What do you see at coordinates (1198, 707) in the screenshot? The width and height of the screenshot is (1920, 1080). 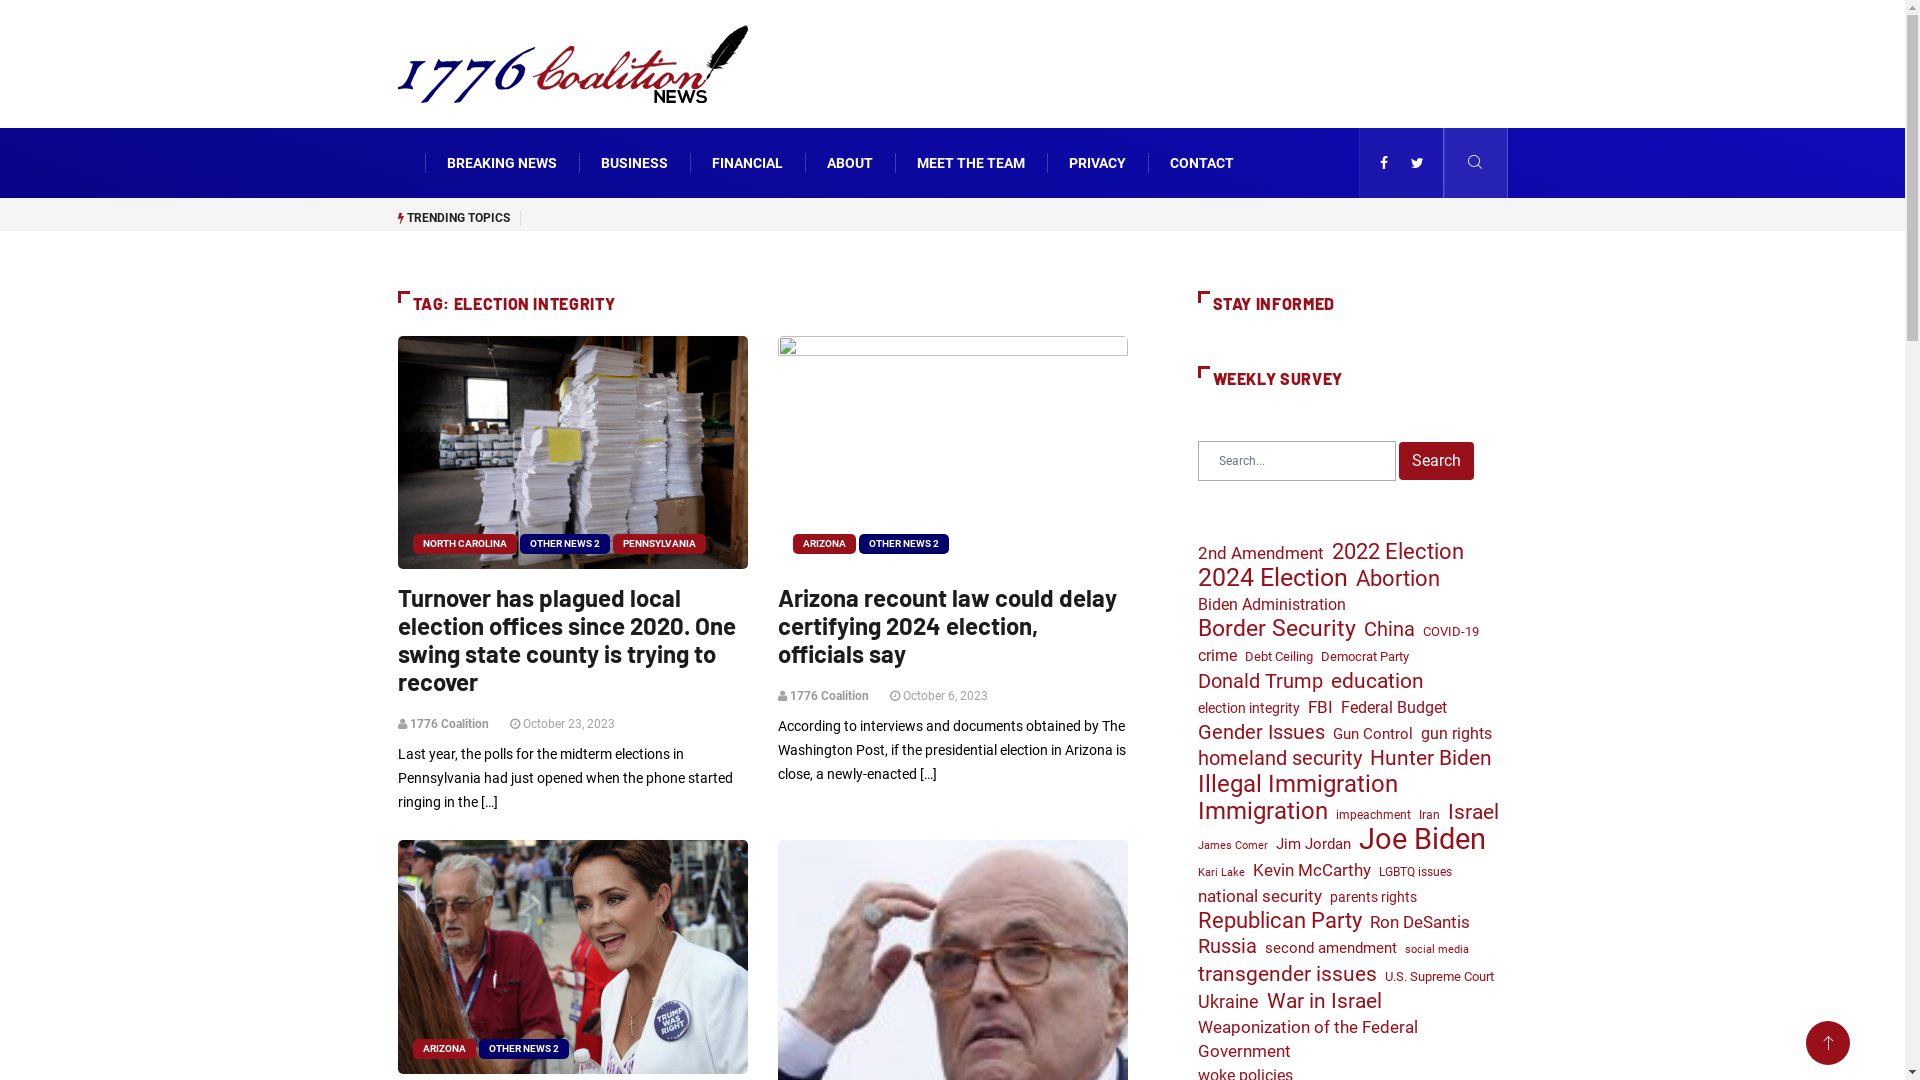 I see `'election integrity'` at bounding box center [1198, 707].